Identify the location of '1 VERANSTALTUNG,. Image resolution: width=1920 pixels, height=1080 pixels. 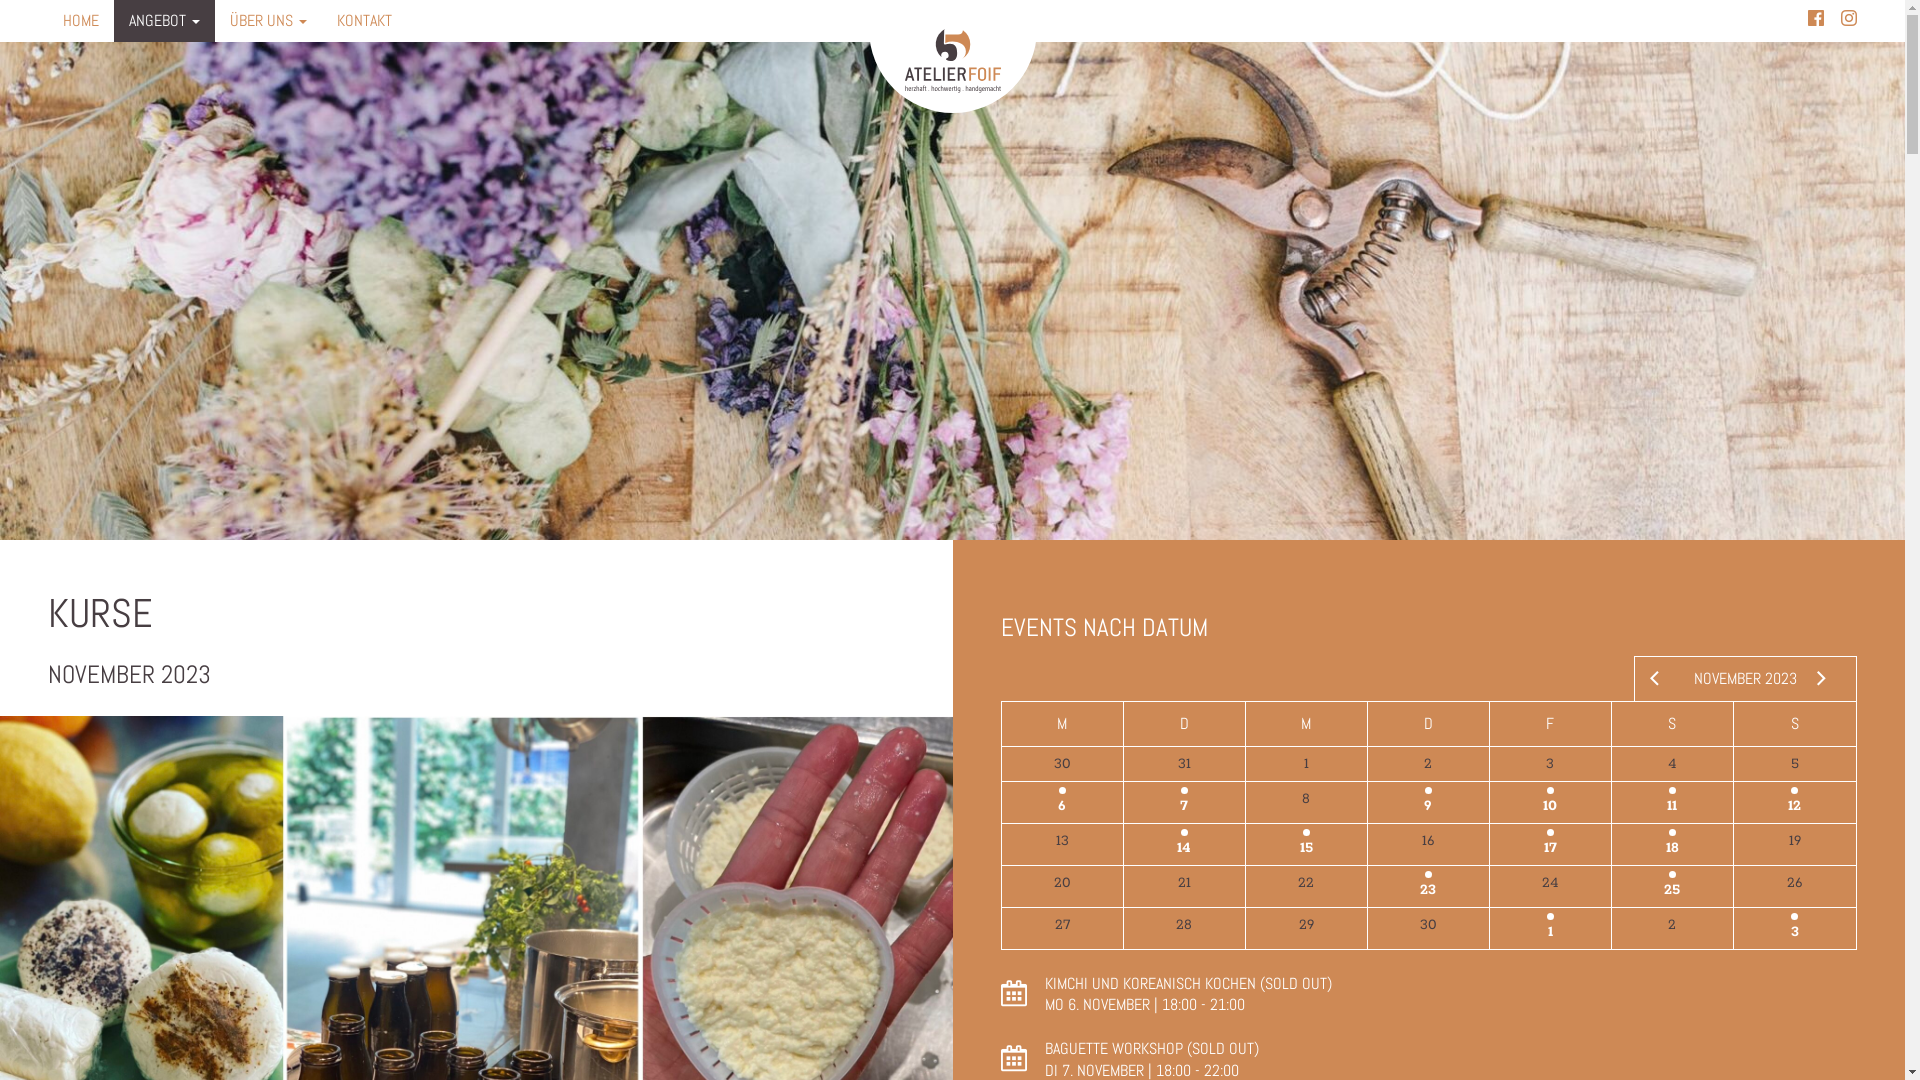
(1549, 928).